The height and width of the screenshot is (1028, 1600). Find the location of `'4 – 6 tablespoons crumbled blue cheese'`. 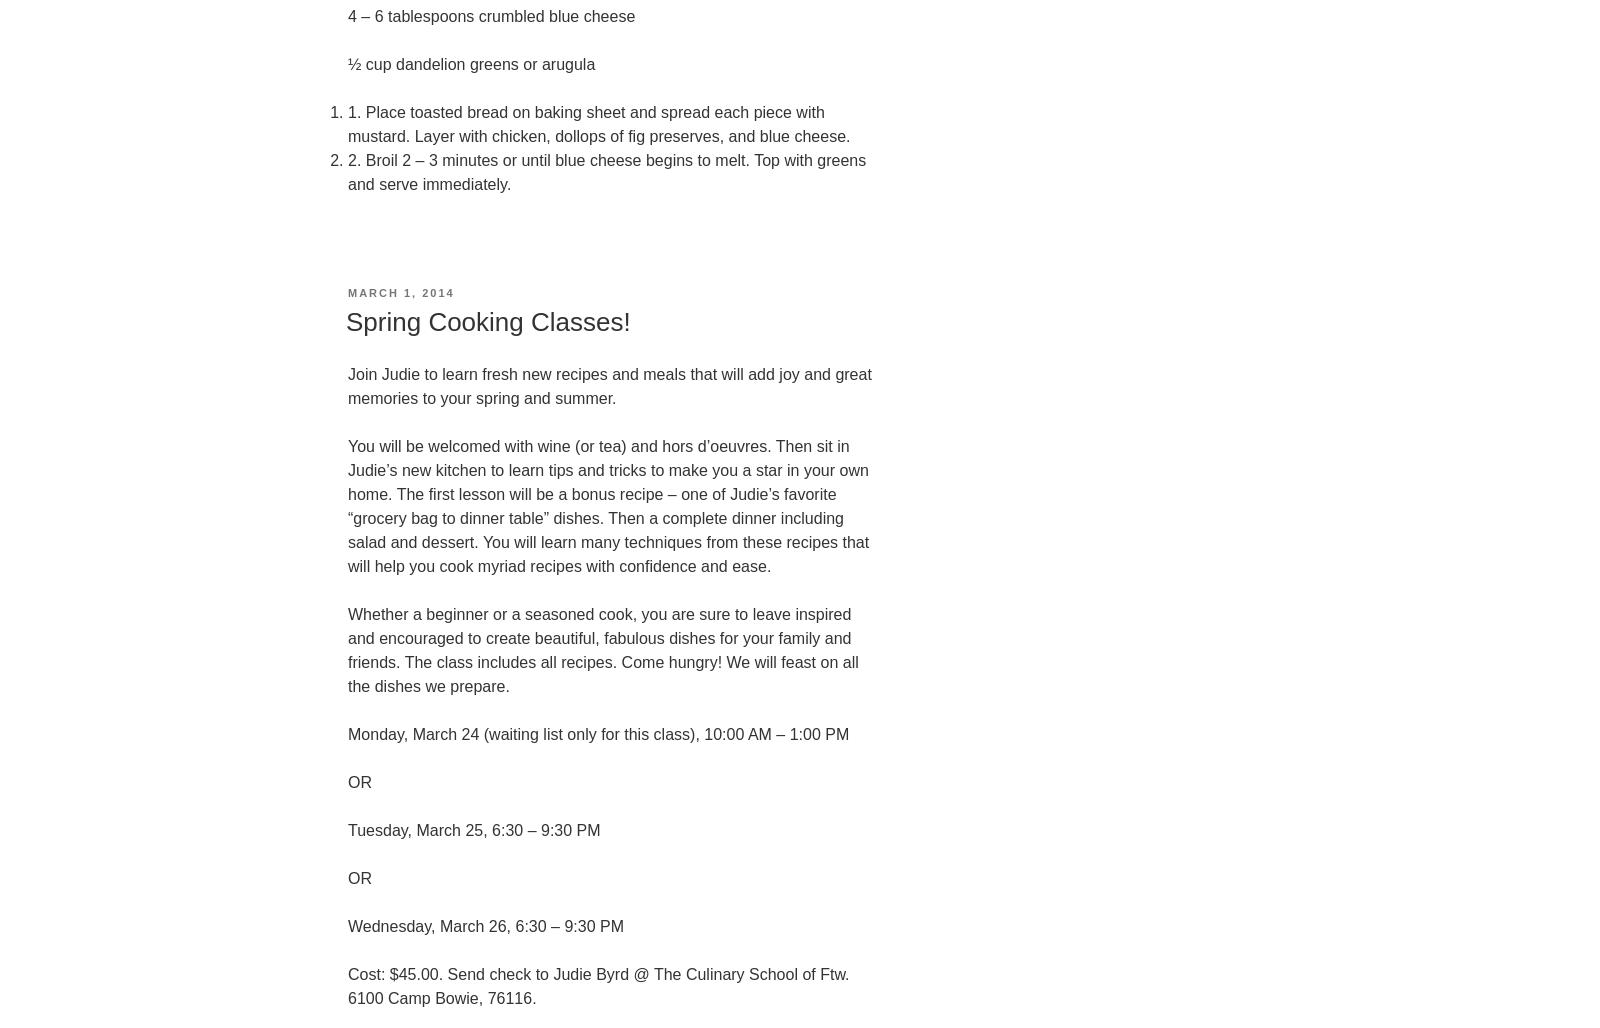

'4 – 6 tablespoons crumbled blue cheese' is located at coordinates (490, 15).